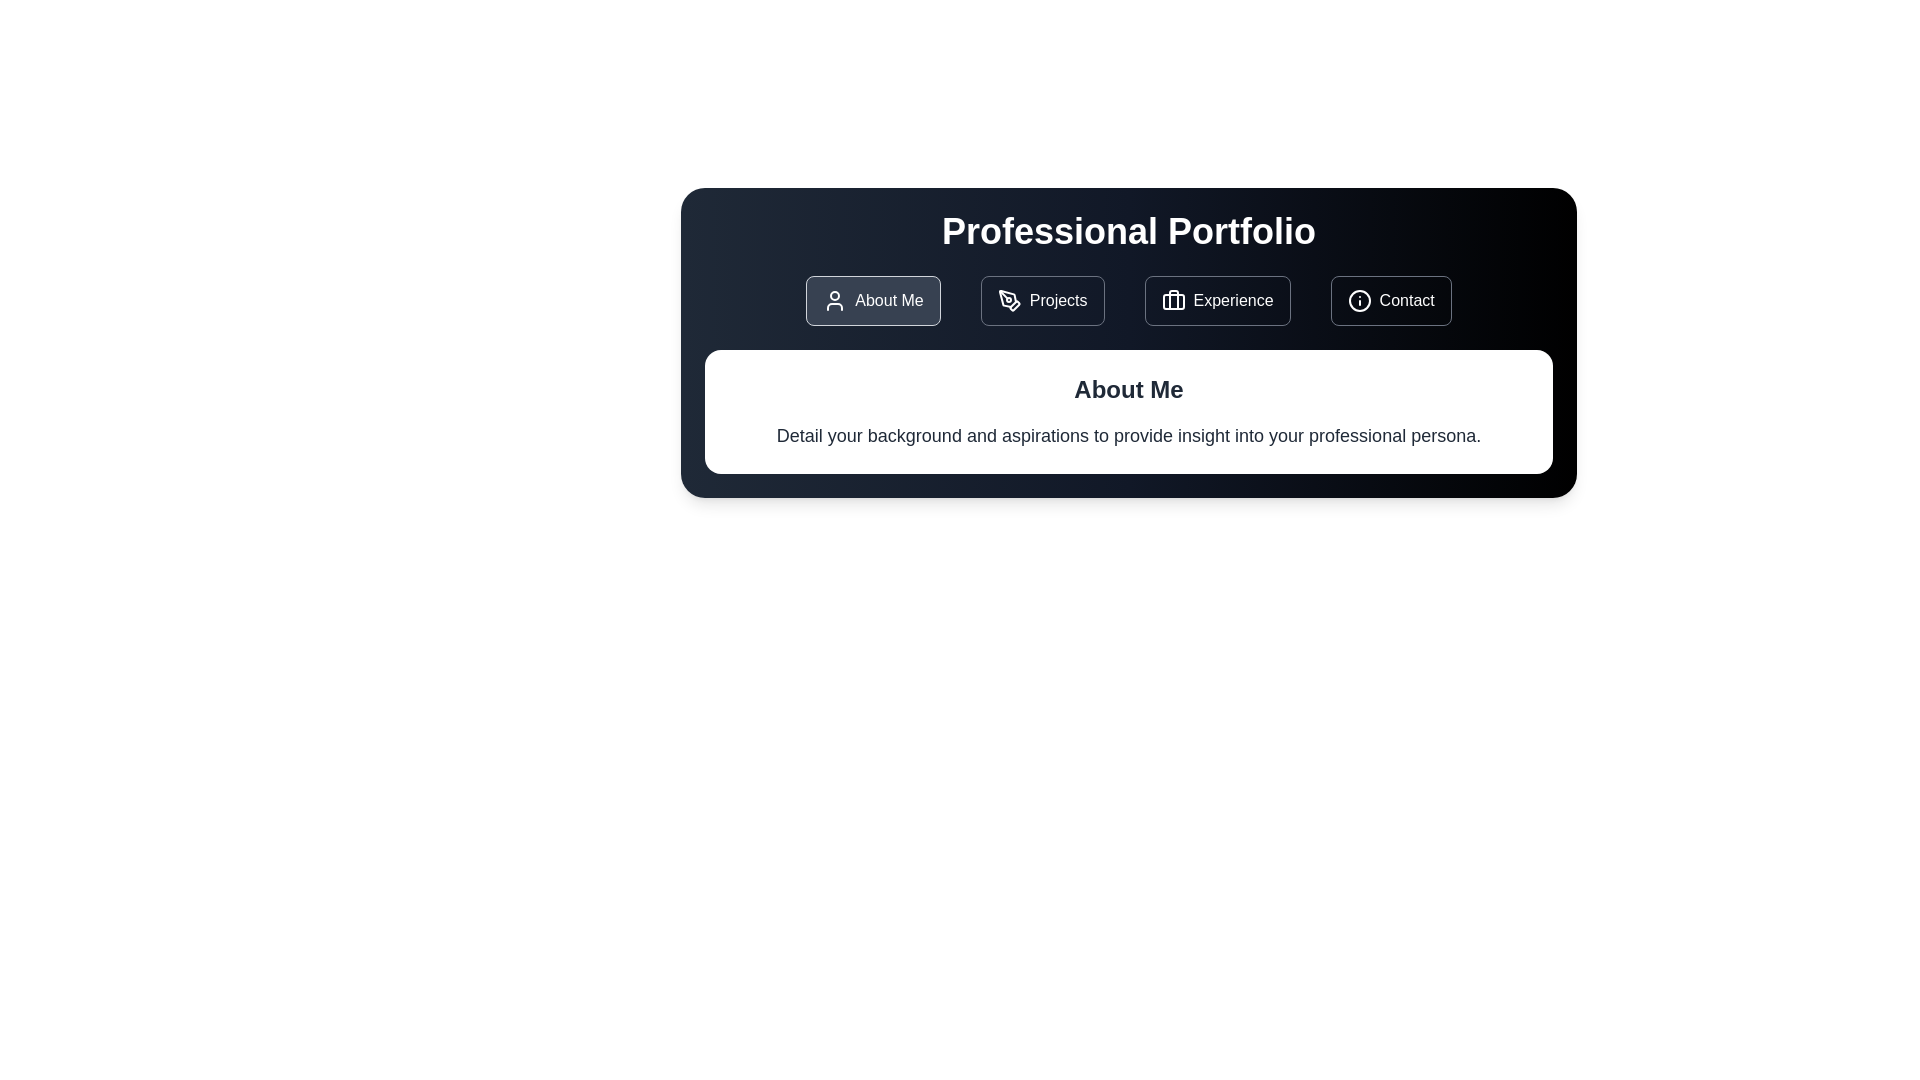 Image resolution: width=1920 pixels, height=1080 pixels. I want to click on the pen tool icon located within the 'Projects' button in the navigation bar, which is positioned below the main title 'Professional Portfolio', so click(1009, 300).